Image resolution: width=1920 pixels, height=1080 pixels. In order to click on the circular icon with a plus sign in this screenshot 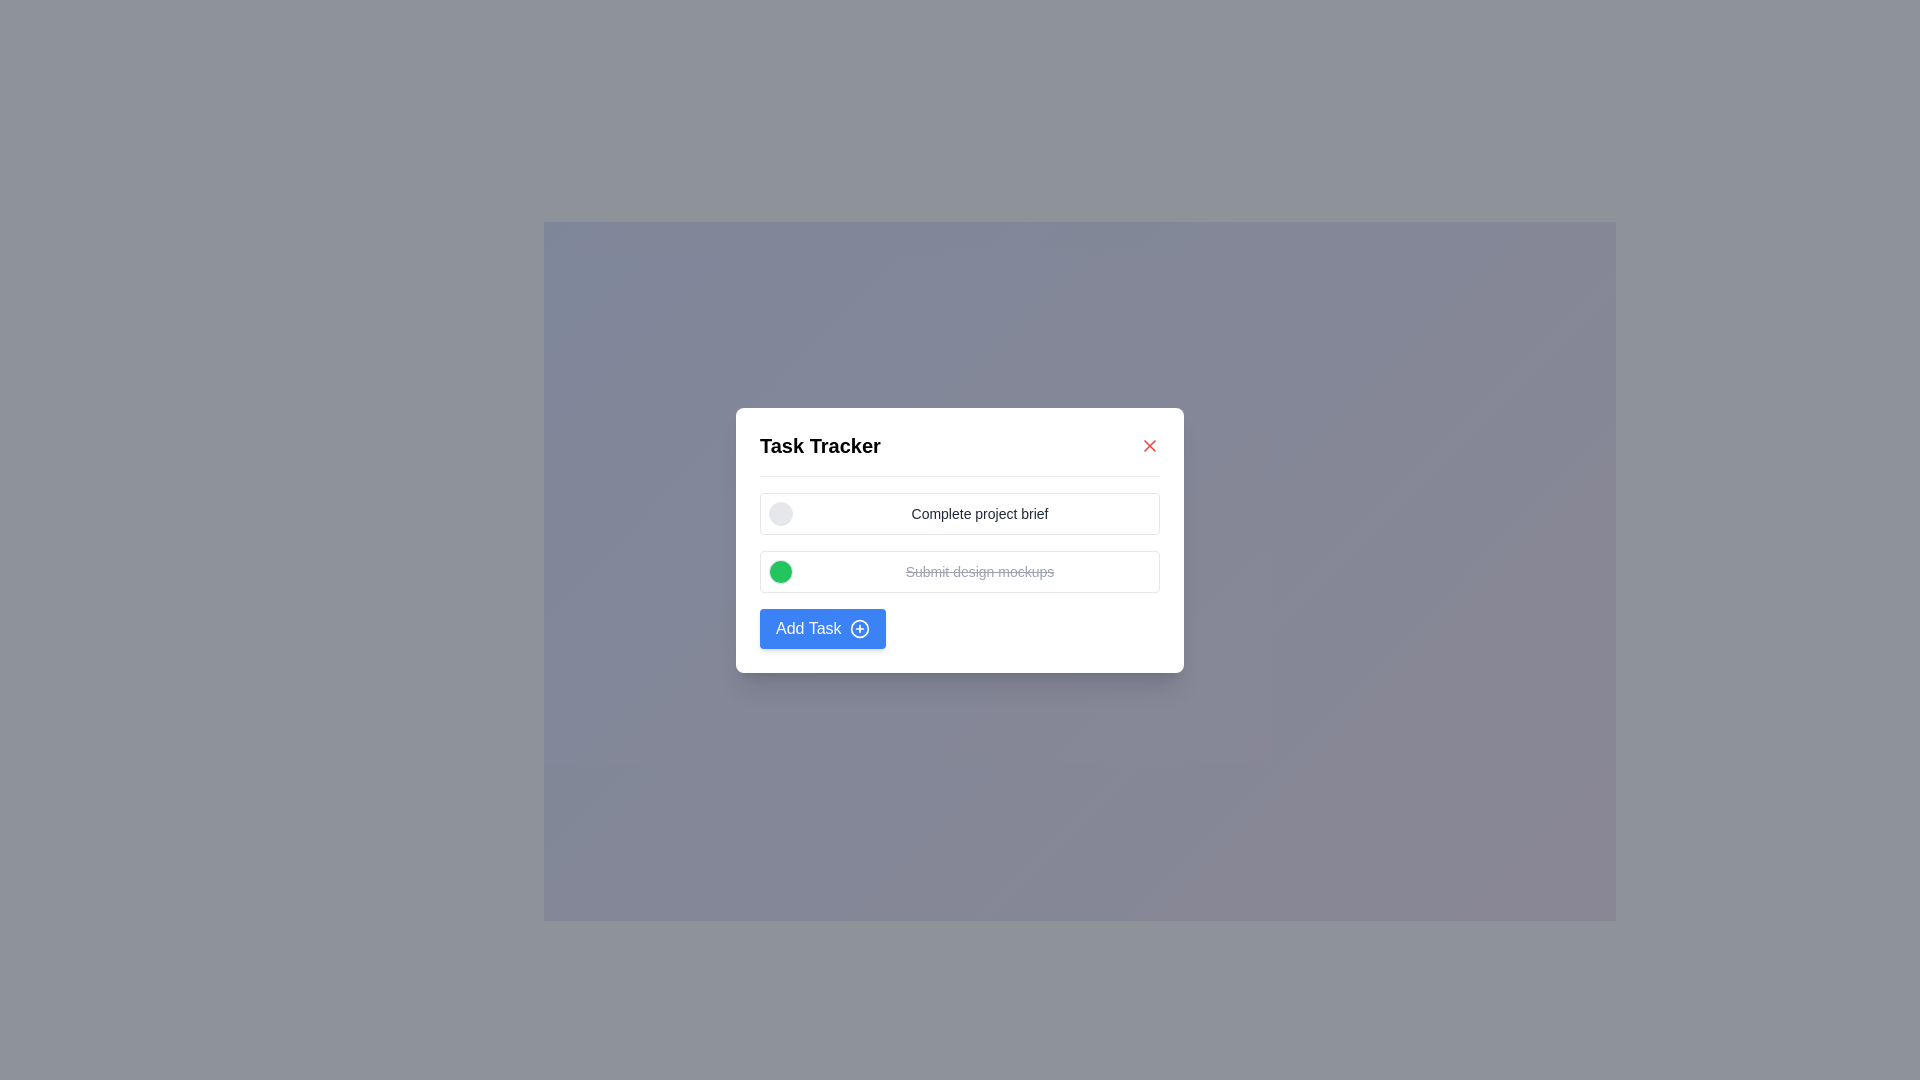, I will do `click(859, 627)`.